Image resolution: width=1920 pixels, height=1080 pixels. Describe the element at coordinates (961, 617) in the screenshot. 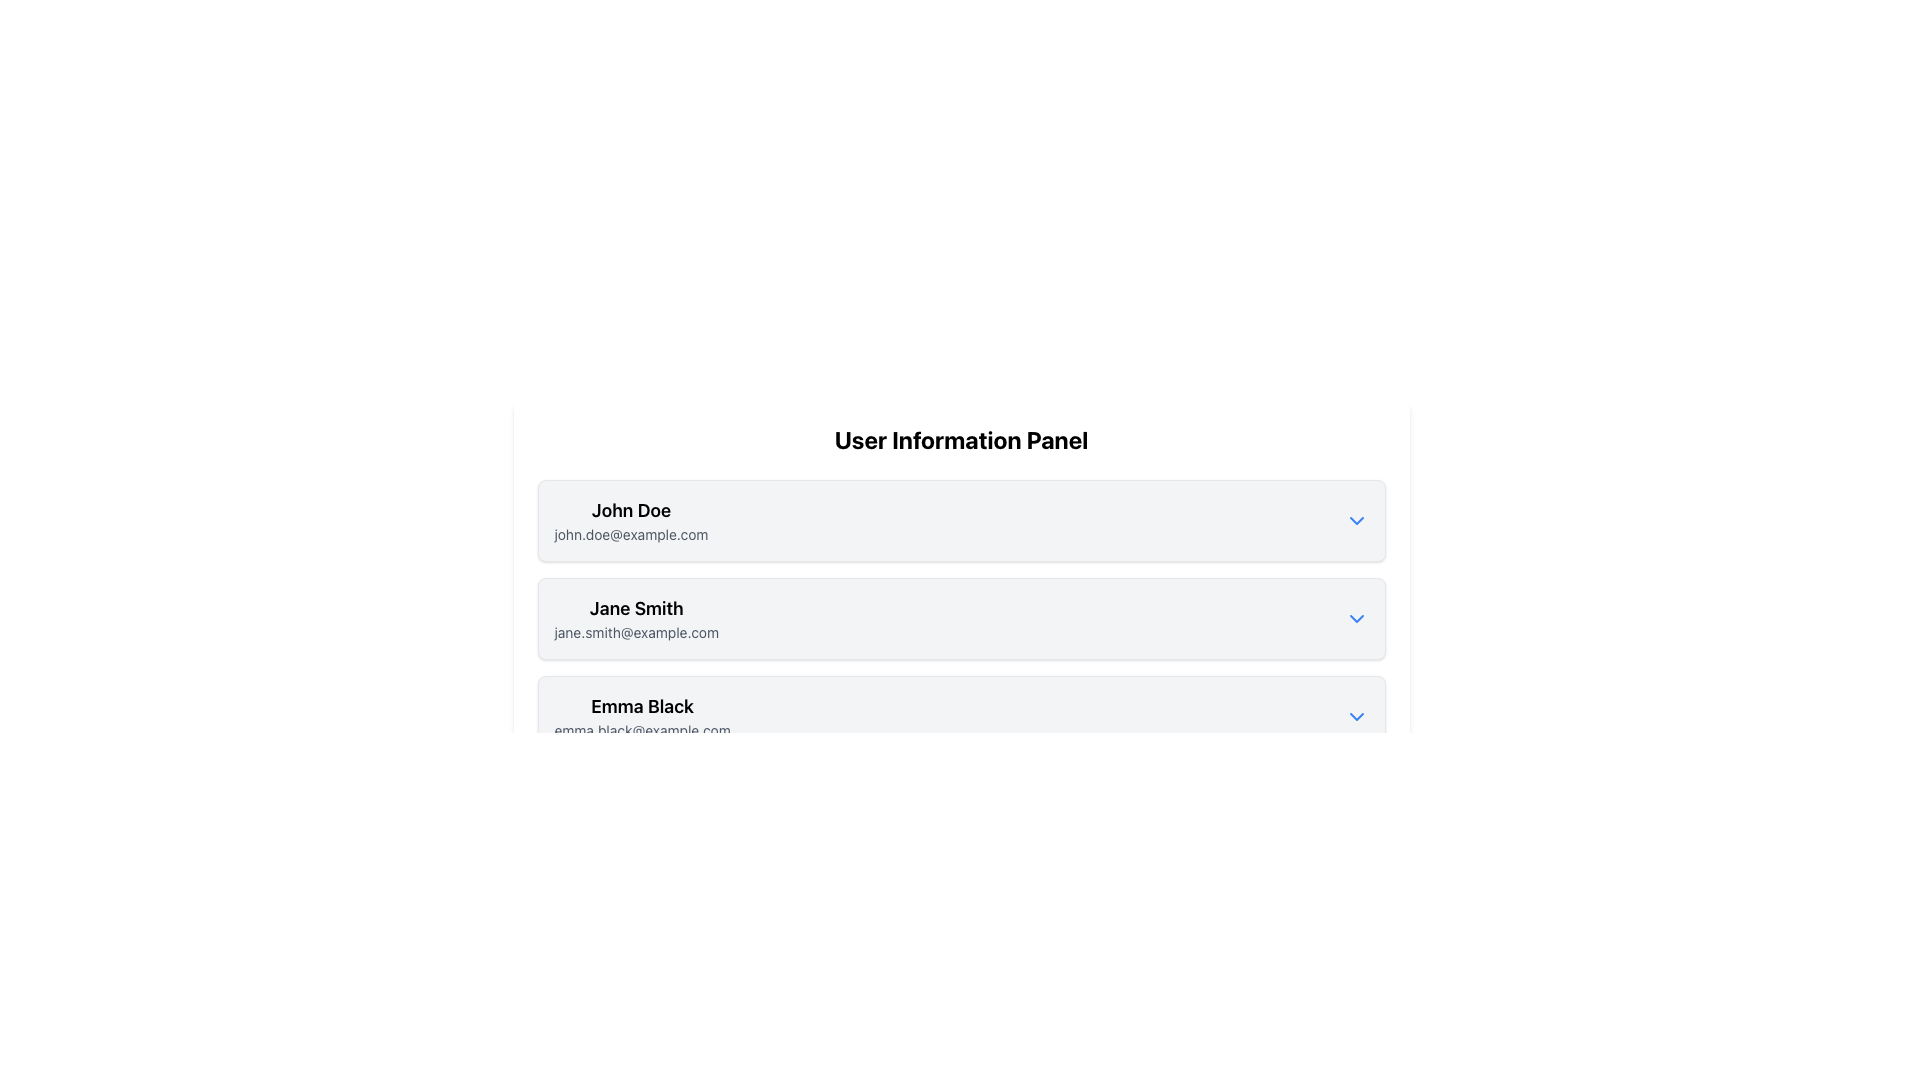

I see `the second list item in the User Information Panel` at that location.